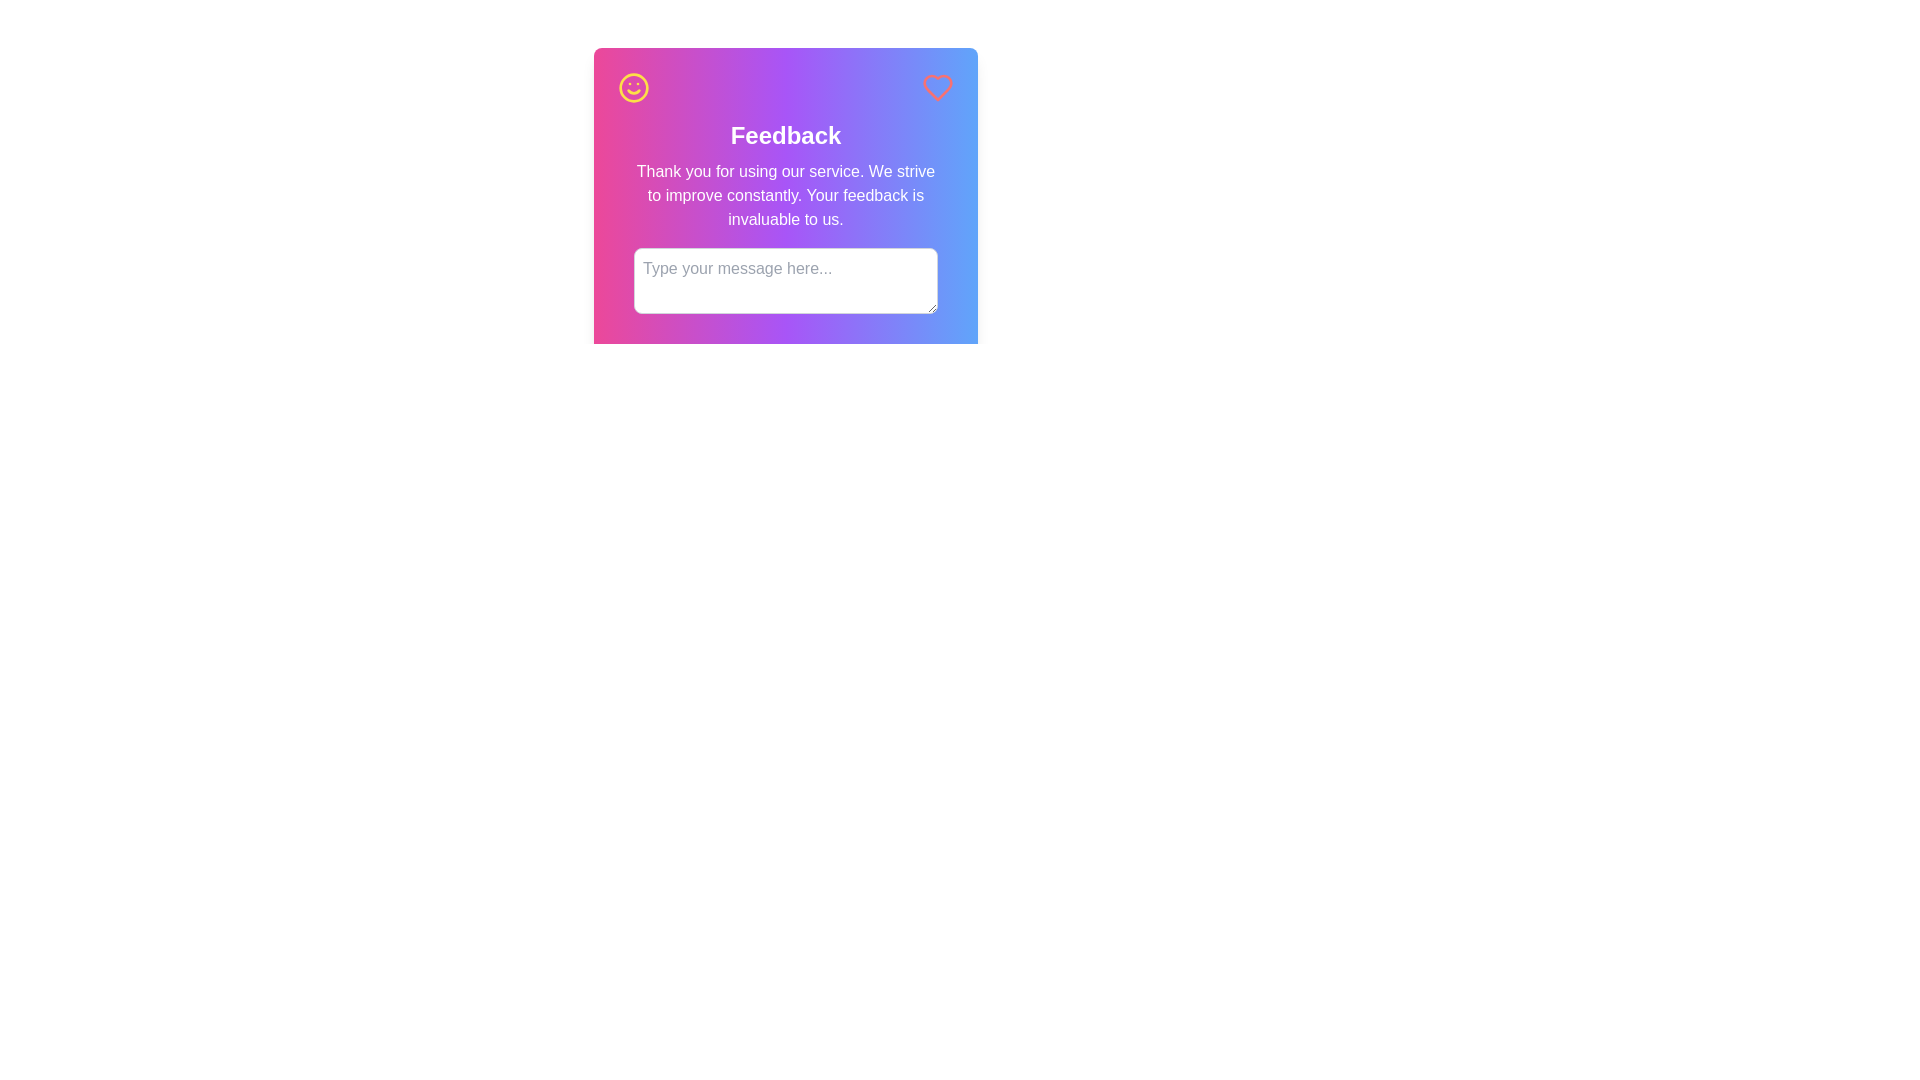 The width and height of the screenshot is (1920, 1080). Describe the element at coordinates (936, 87) in the screenshot. I see `the heart-shaped icon located` at that location.